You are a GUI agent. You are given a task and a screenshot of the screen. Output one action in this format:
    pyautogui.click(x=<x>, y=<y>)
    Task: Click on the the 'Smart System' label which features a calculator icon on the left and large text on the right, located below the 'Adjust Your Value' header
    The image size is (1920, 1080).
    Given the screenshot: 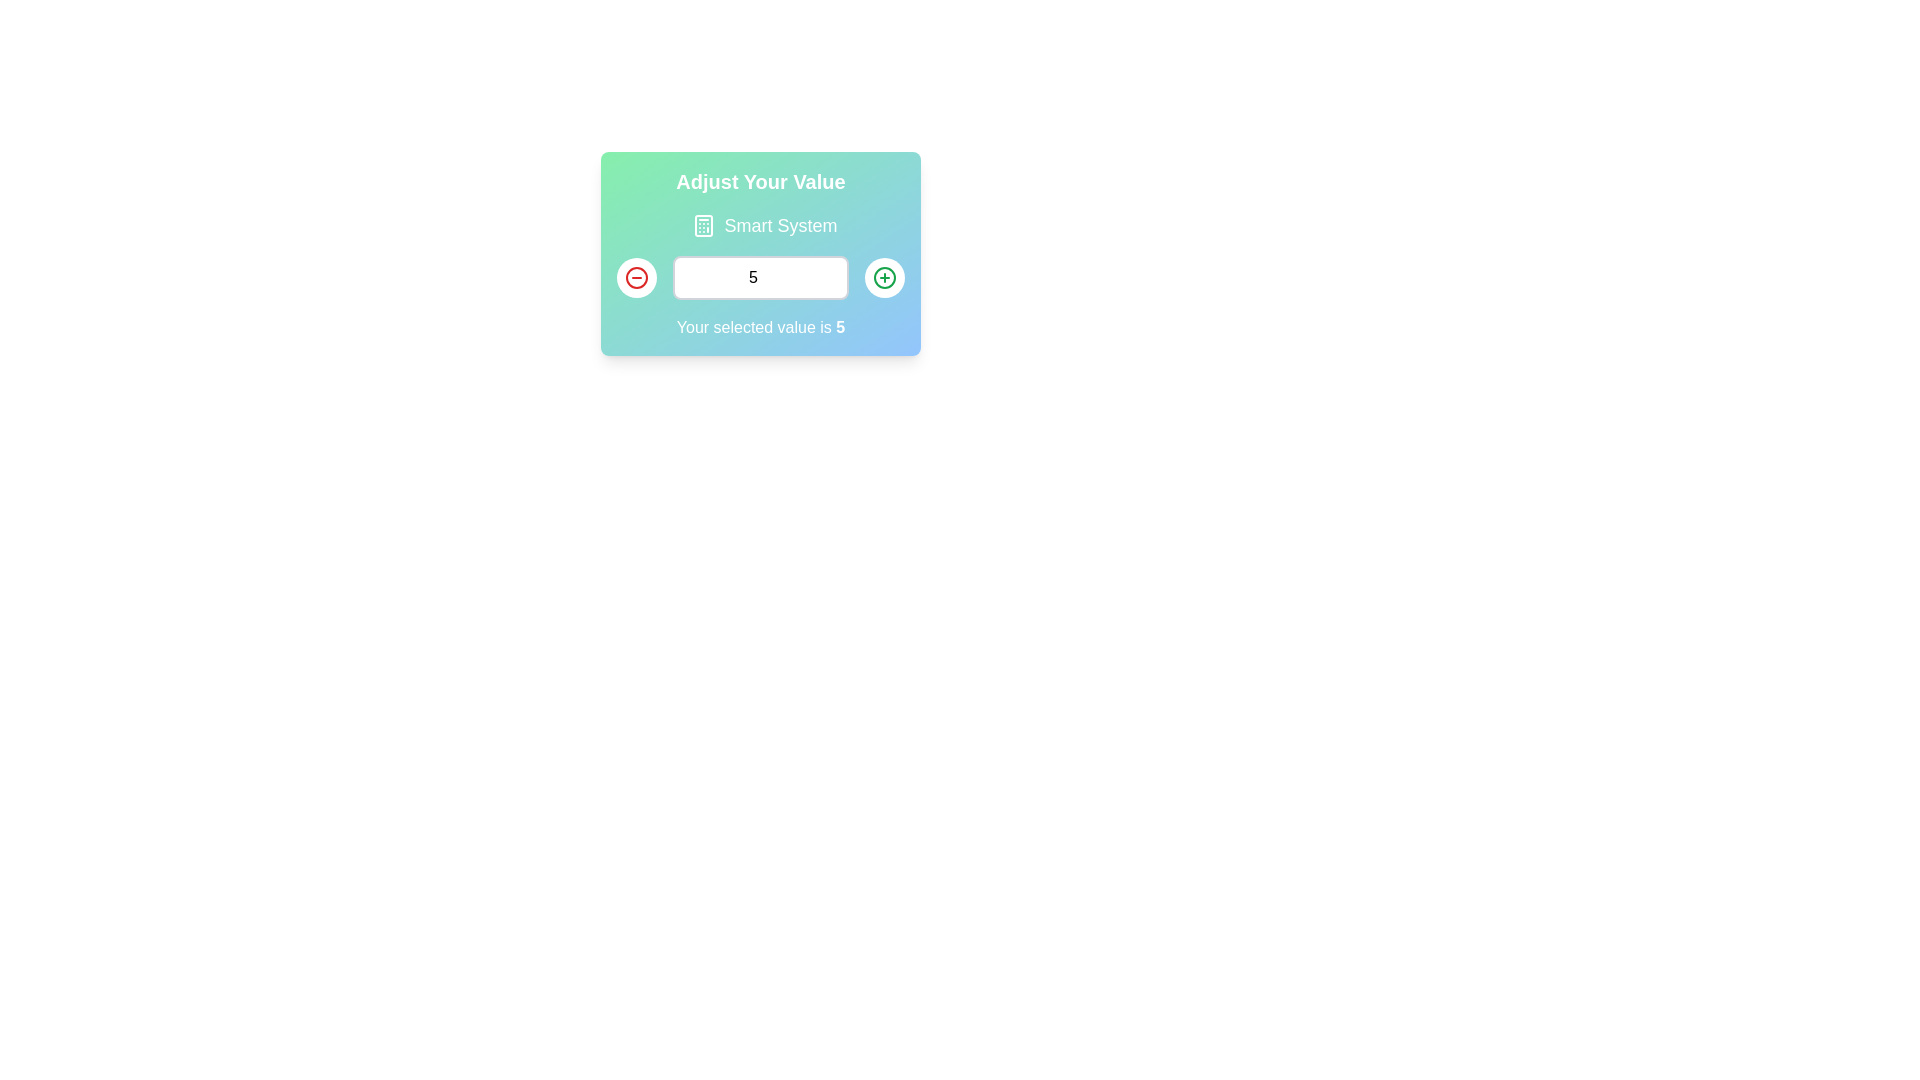 What is the action you would take?
    pyautogui.click(x=760, y=225)
    